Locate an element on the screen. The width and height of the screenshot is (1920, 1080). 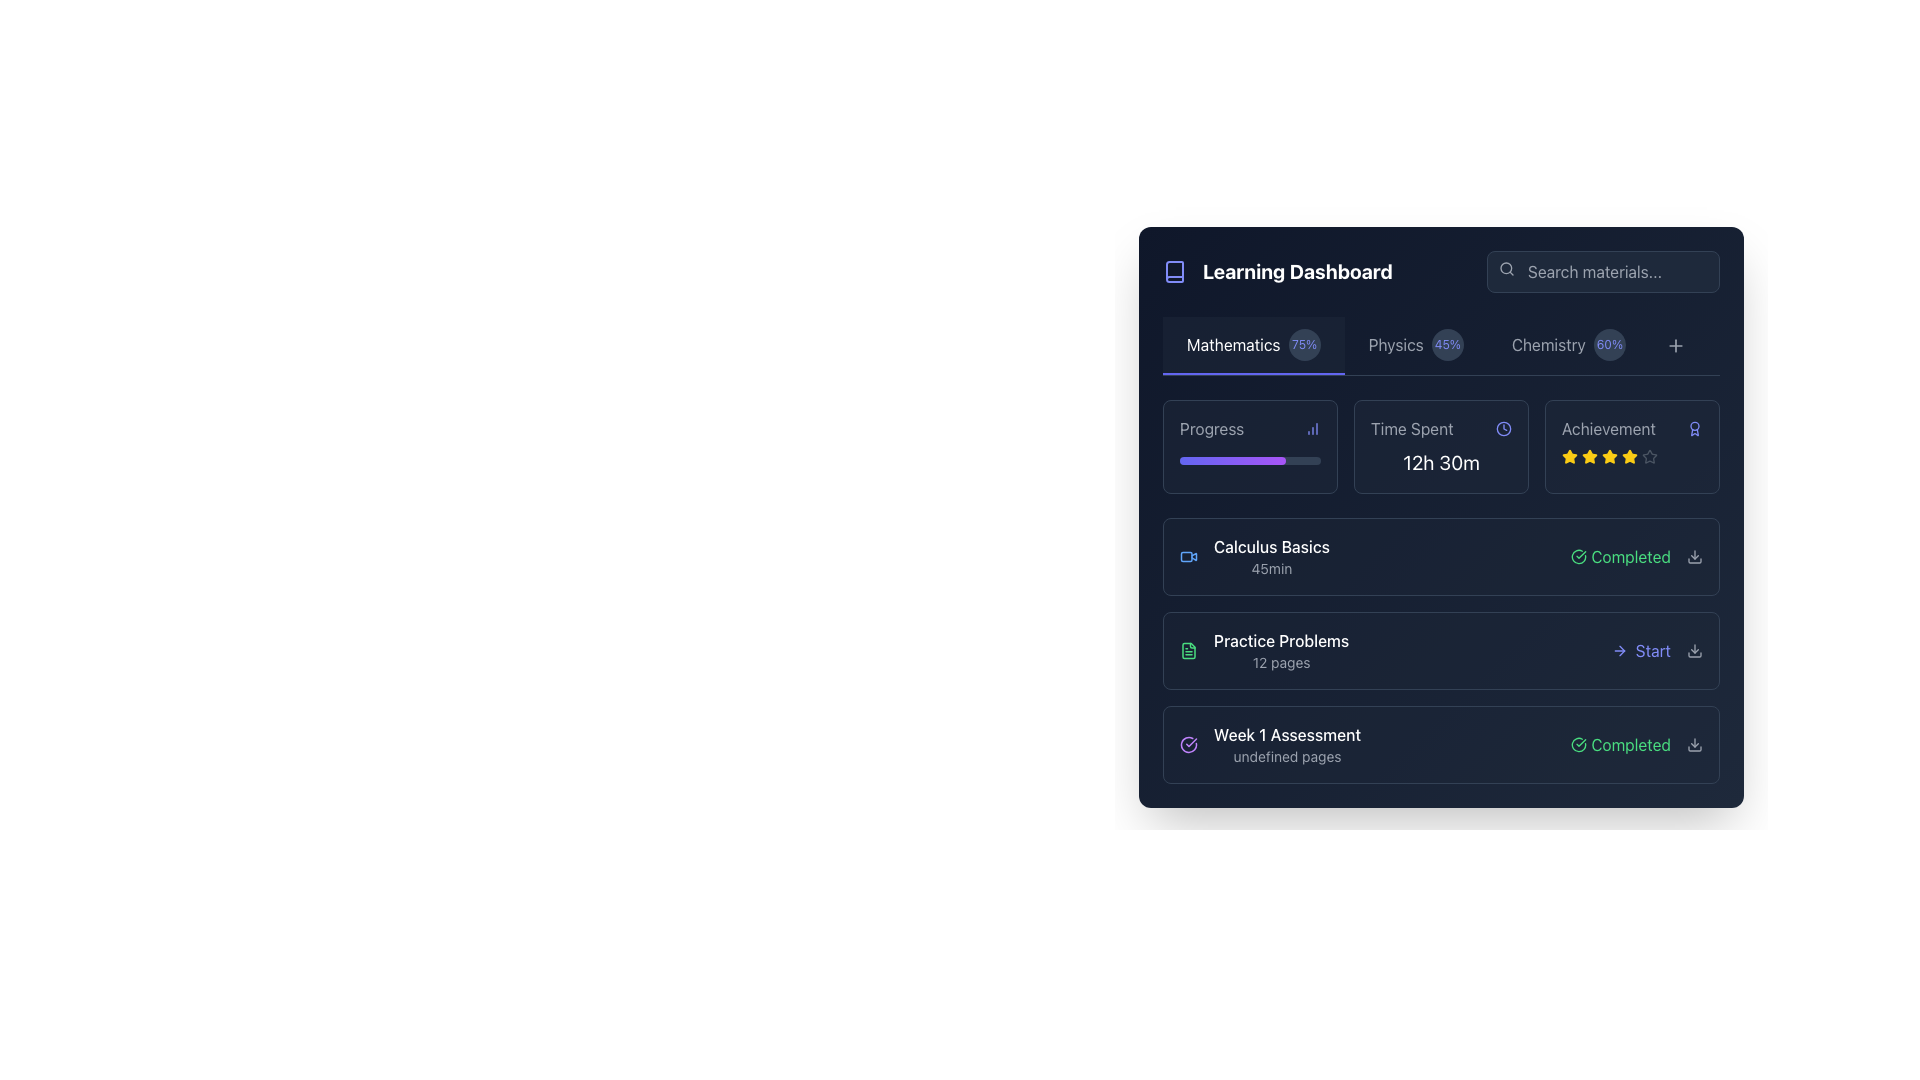
the 'Mathematics' label with a progress indicator showing '75%' is located at coordinates (1252, 343).